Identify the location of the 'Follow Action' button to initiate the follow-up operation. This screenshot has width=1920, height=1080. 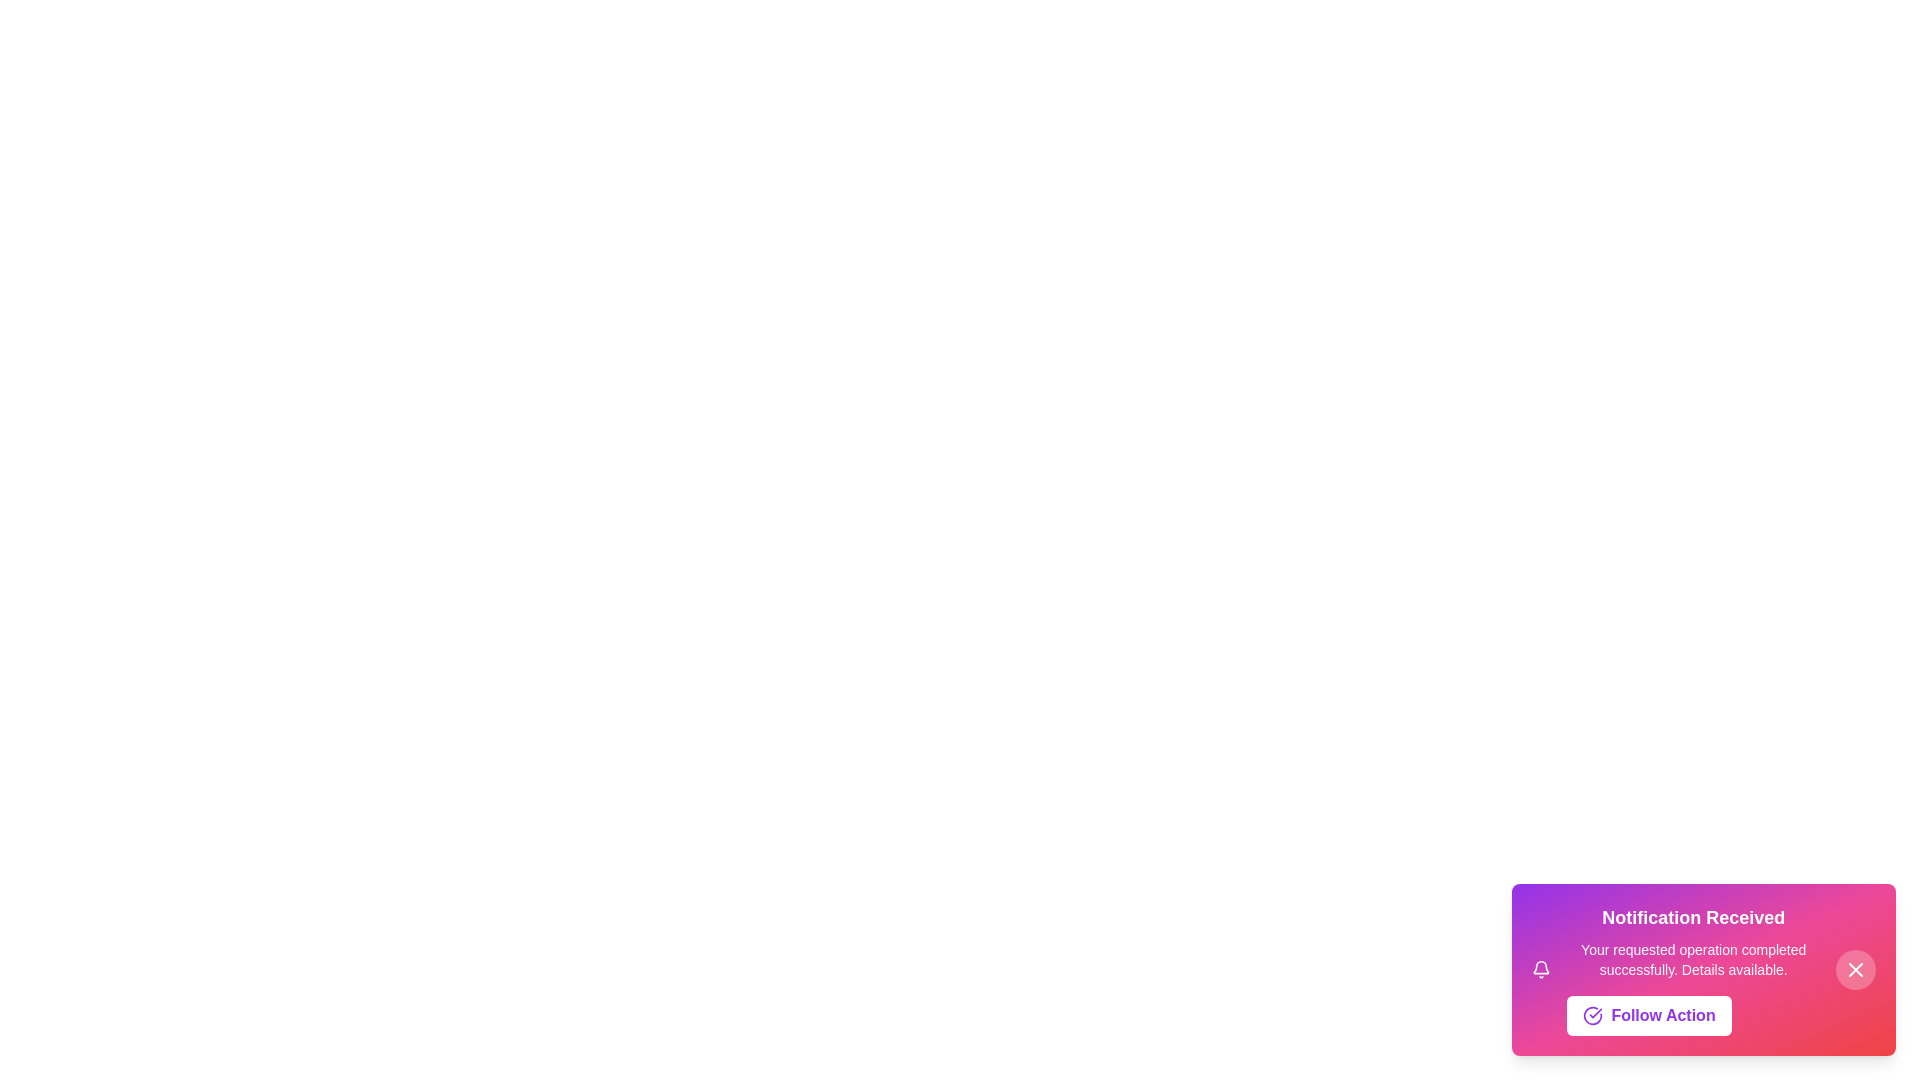
(1649, 1015).